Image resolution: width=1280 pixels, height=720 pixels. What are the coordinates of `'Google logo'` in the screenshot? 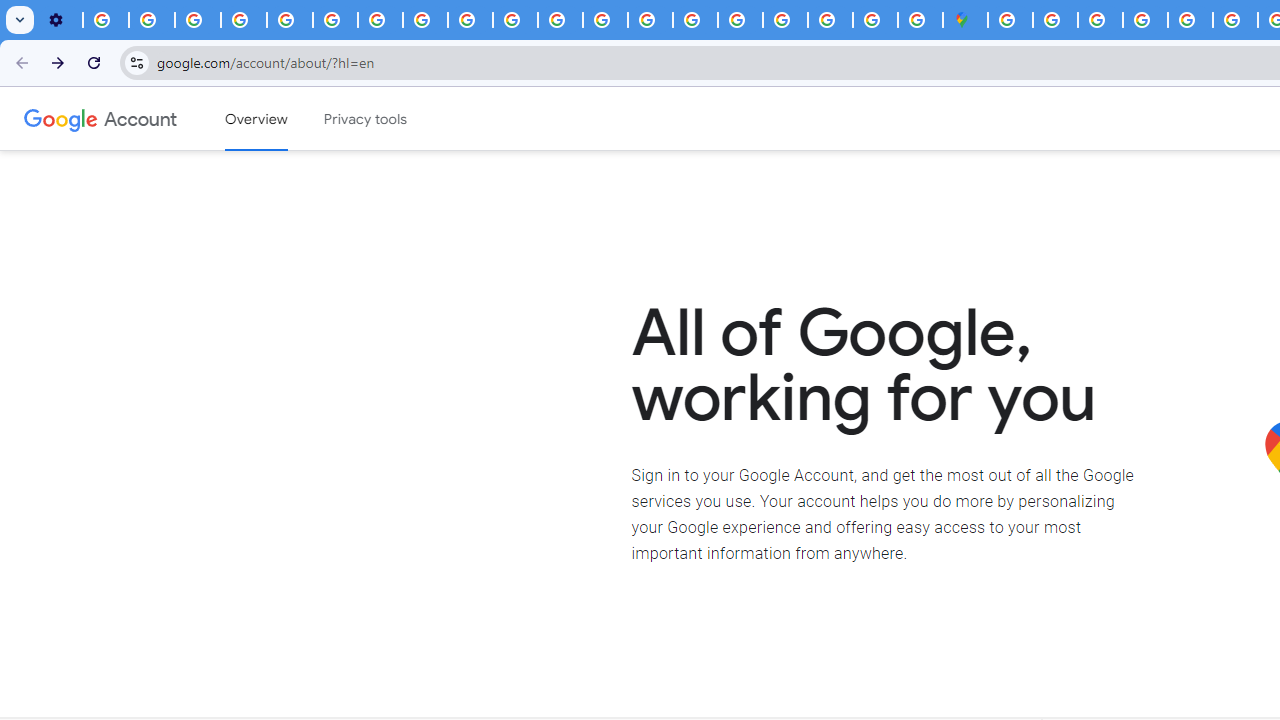 It's located at (61, 118).